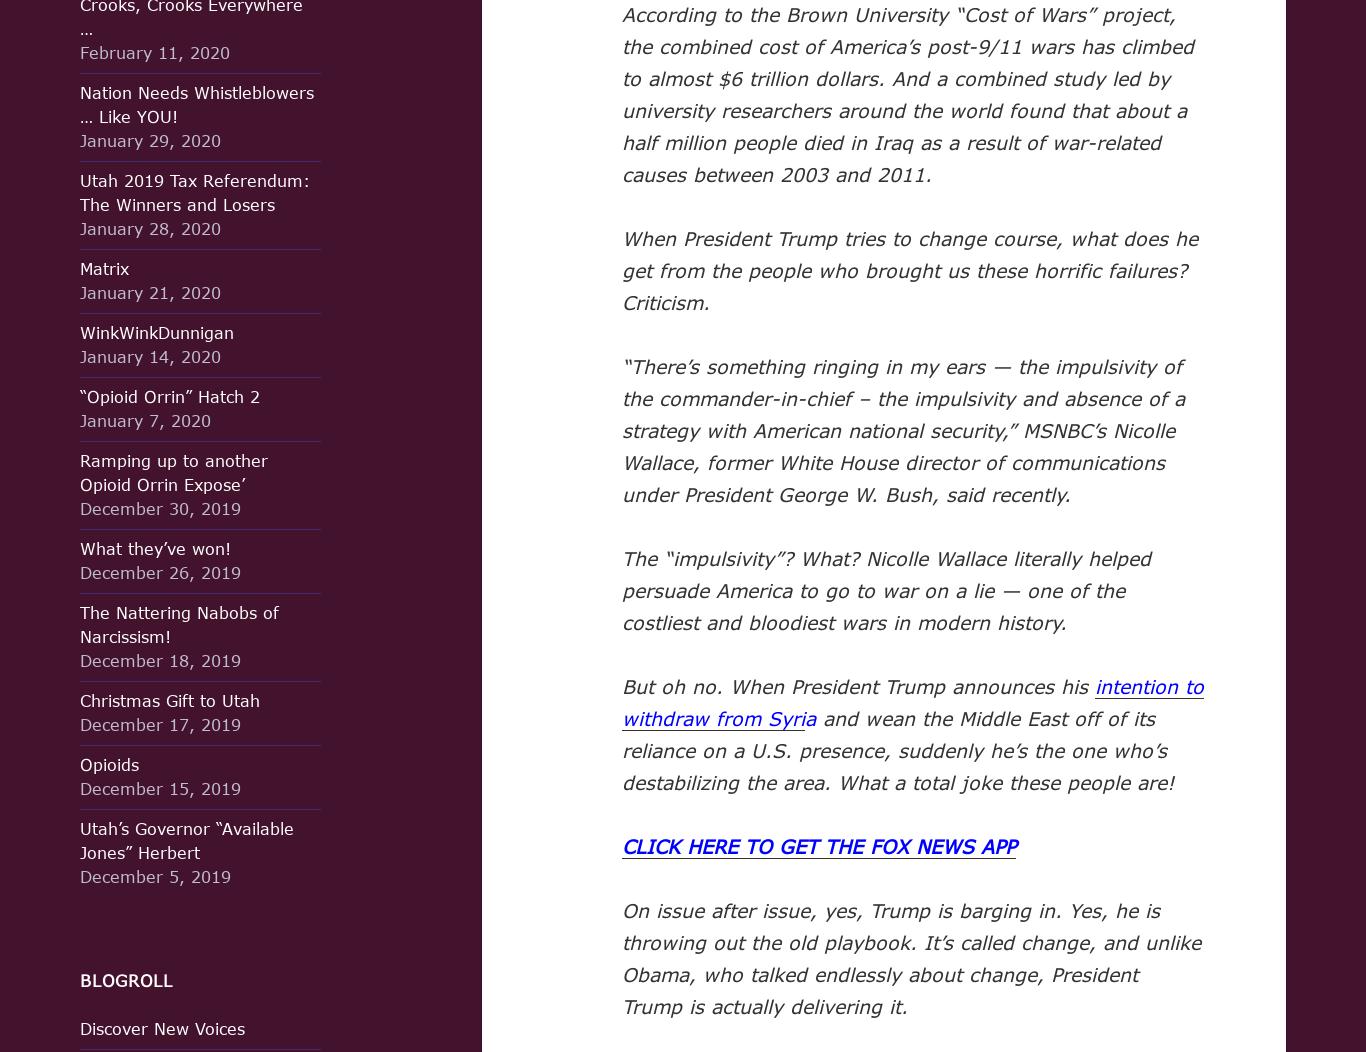 This screenshot has width=1366, height=1052. Describe the element at coordinates (159, 659) in the screenshot. I see `'December 18, 2019'` at that location.